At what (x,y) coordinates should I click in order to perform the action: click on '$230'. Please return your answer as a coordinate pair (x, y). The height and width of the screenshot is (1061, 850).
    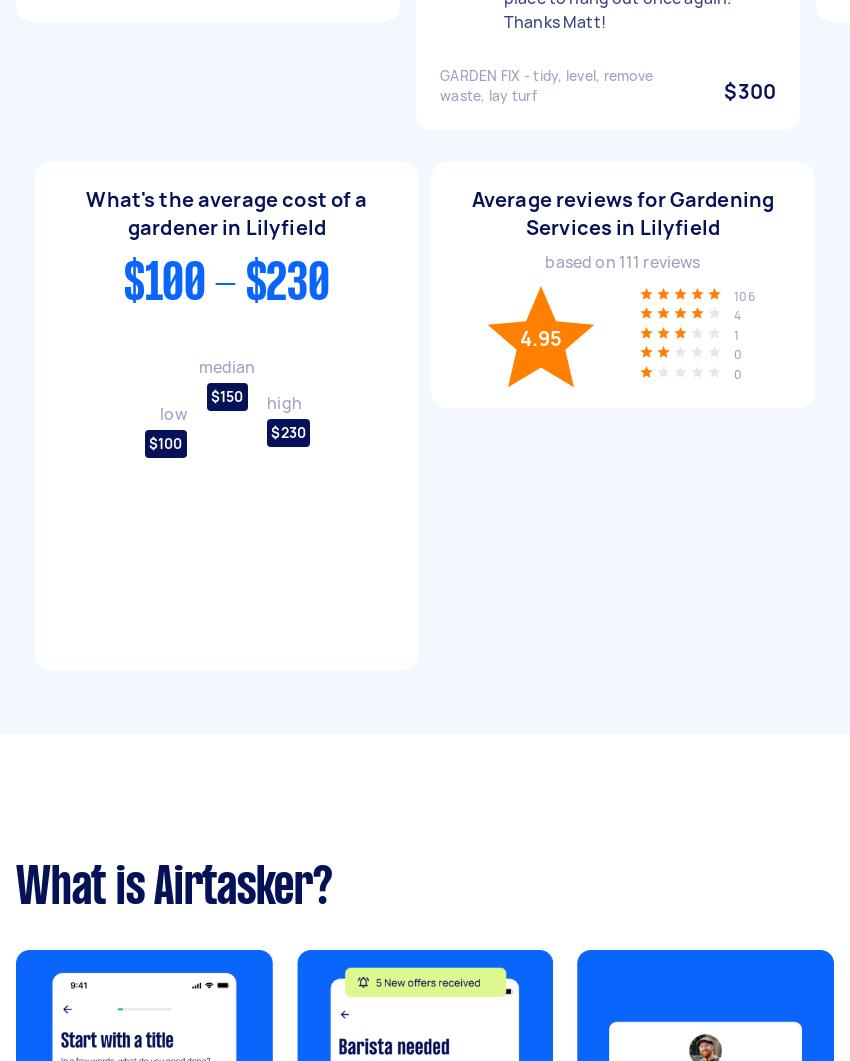
    Looking at the image, I should click on (287, 432).